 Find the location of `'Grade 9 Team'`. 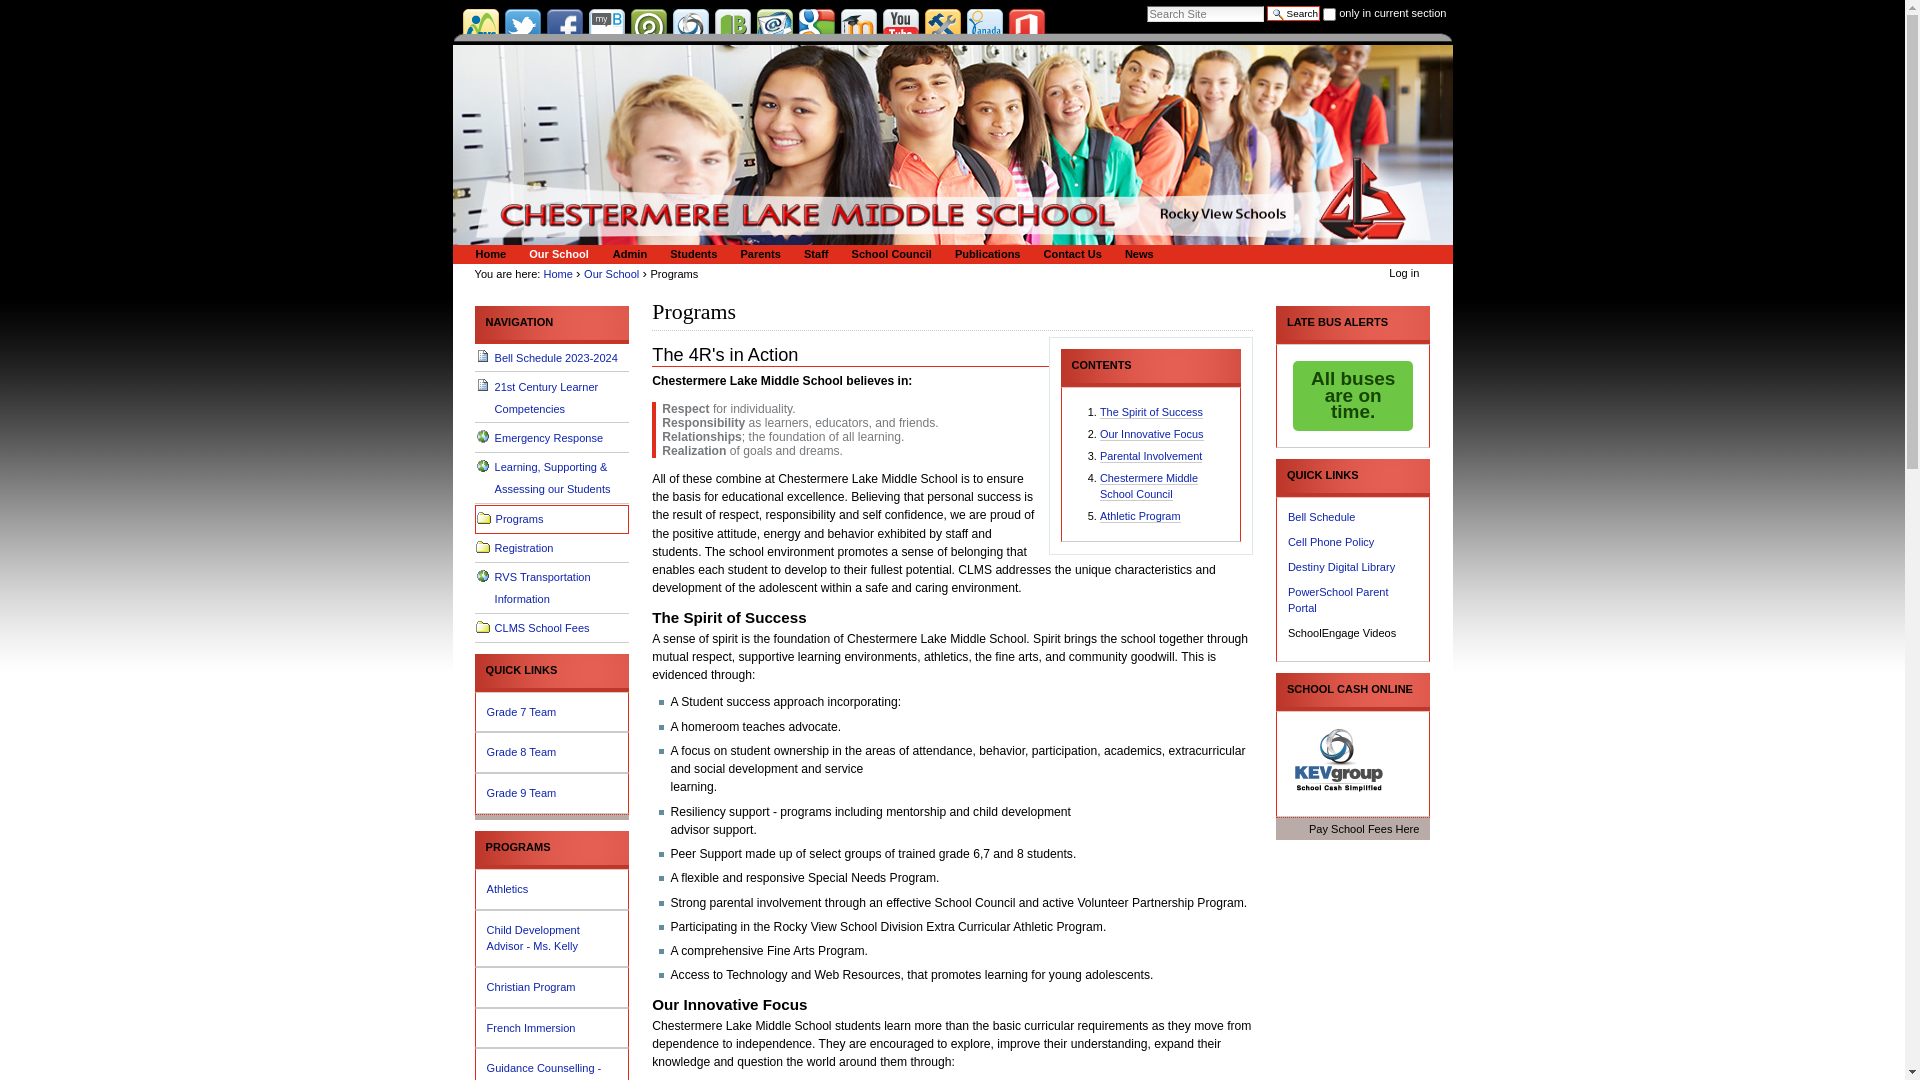

'Grade 9 Team' is located at coordinates (552, 792).